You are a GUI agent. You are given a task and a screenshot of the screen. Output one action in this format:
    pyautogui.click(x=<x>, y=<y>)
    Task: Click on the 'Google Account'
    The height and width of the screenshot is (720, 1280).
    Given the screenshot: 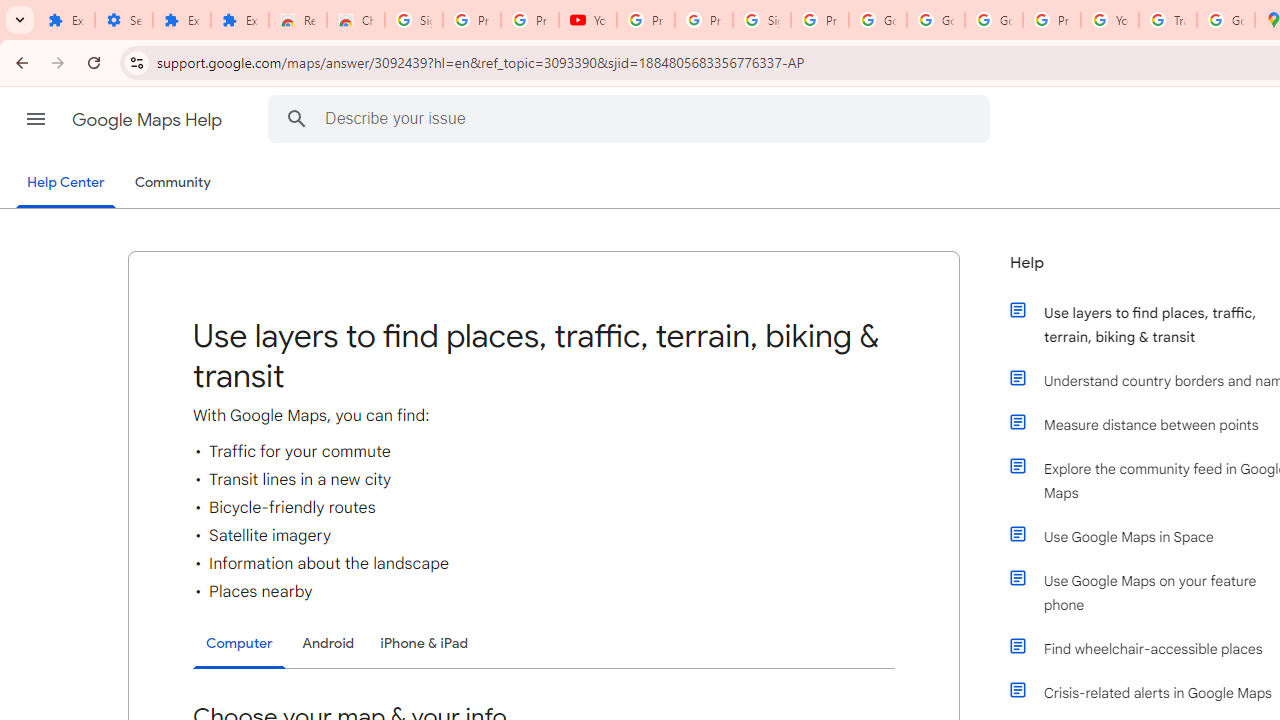 What is the action you would take?
    pyautogui.click(x=878, y=20)
    